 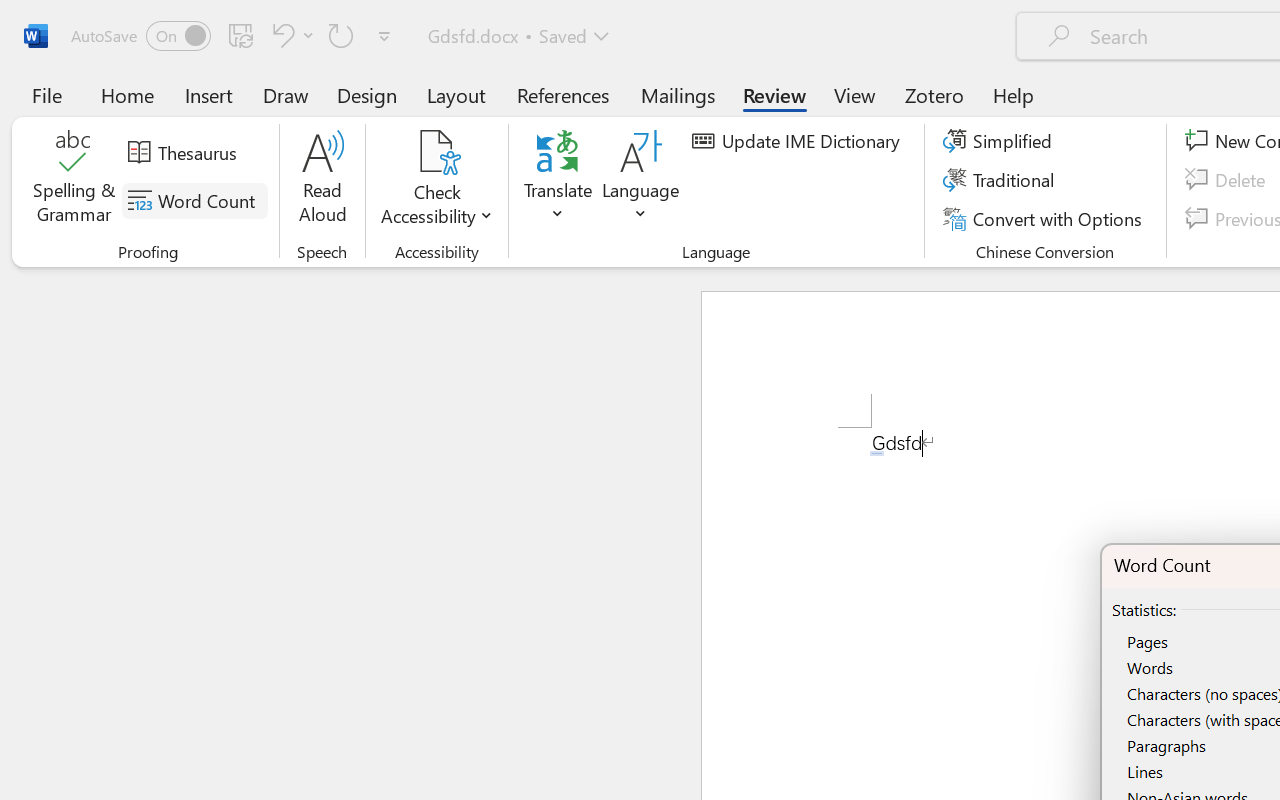 I want to click on 'Traditional', so click(x=1002, y=179).